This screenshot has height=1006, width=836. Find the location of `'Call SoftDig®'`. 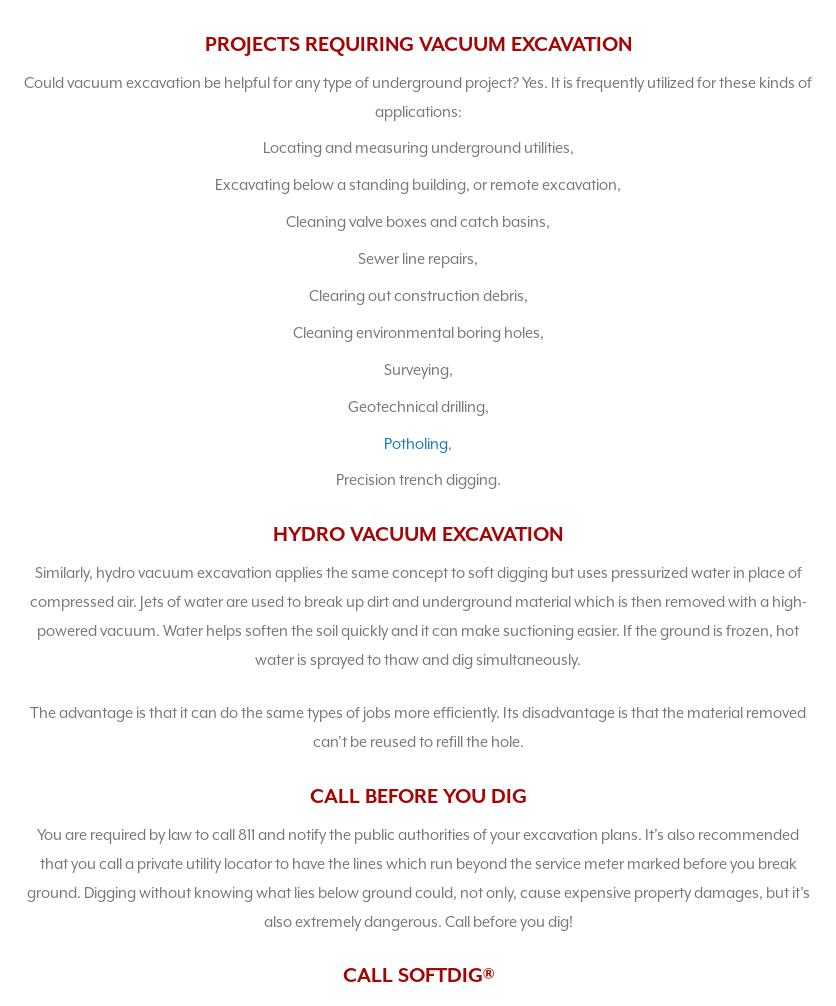

'Call SoftDig®' is located at coordinates (416, 974).